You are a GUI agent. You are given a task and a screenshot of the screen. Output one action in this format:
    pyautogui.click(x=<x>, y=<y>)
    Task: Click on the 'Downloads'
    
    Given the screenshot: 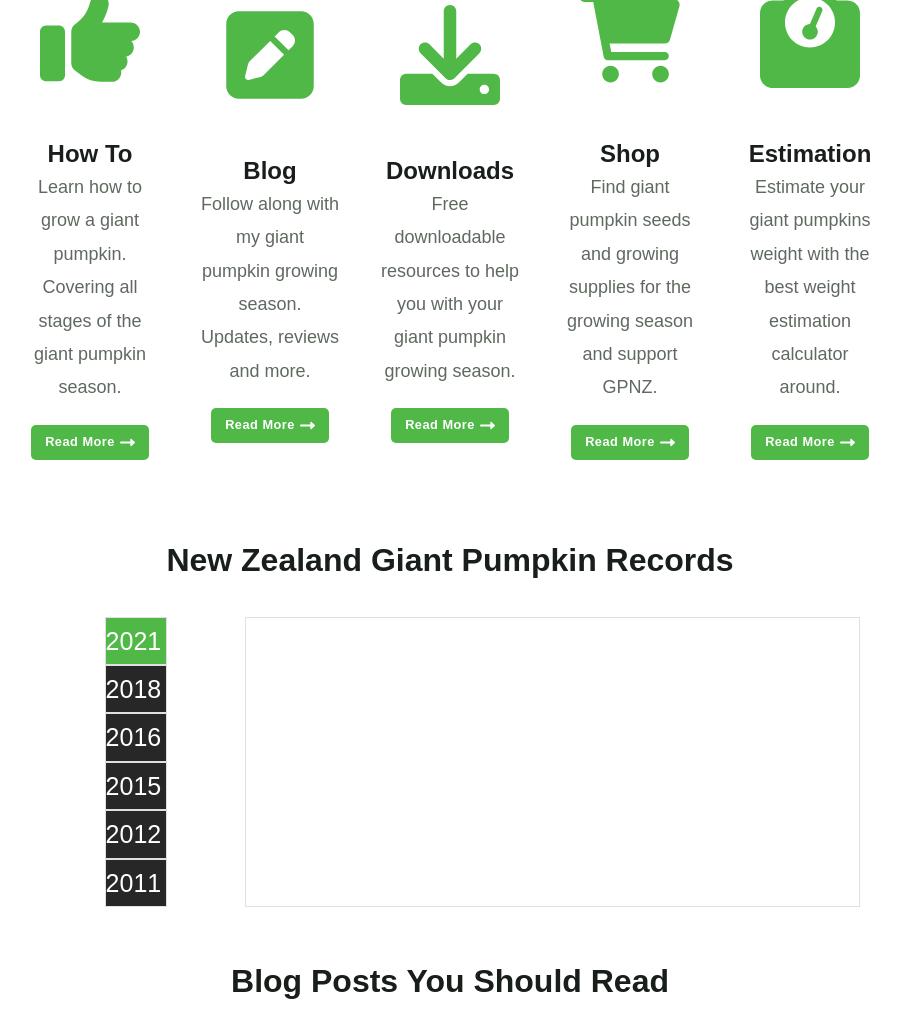 What is the action you would take?
    pyautogui.click(x=449, y=170)
    